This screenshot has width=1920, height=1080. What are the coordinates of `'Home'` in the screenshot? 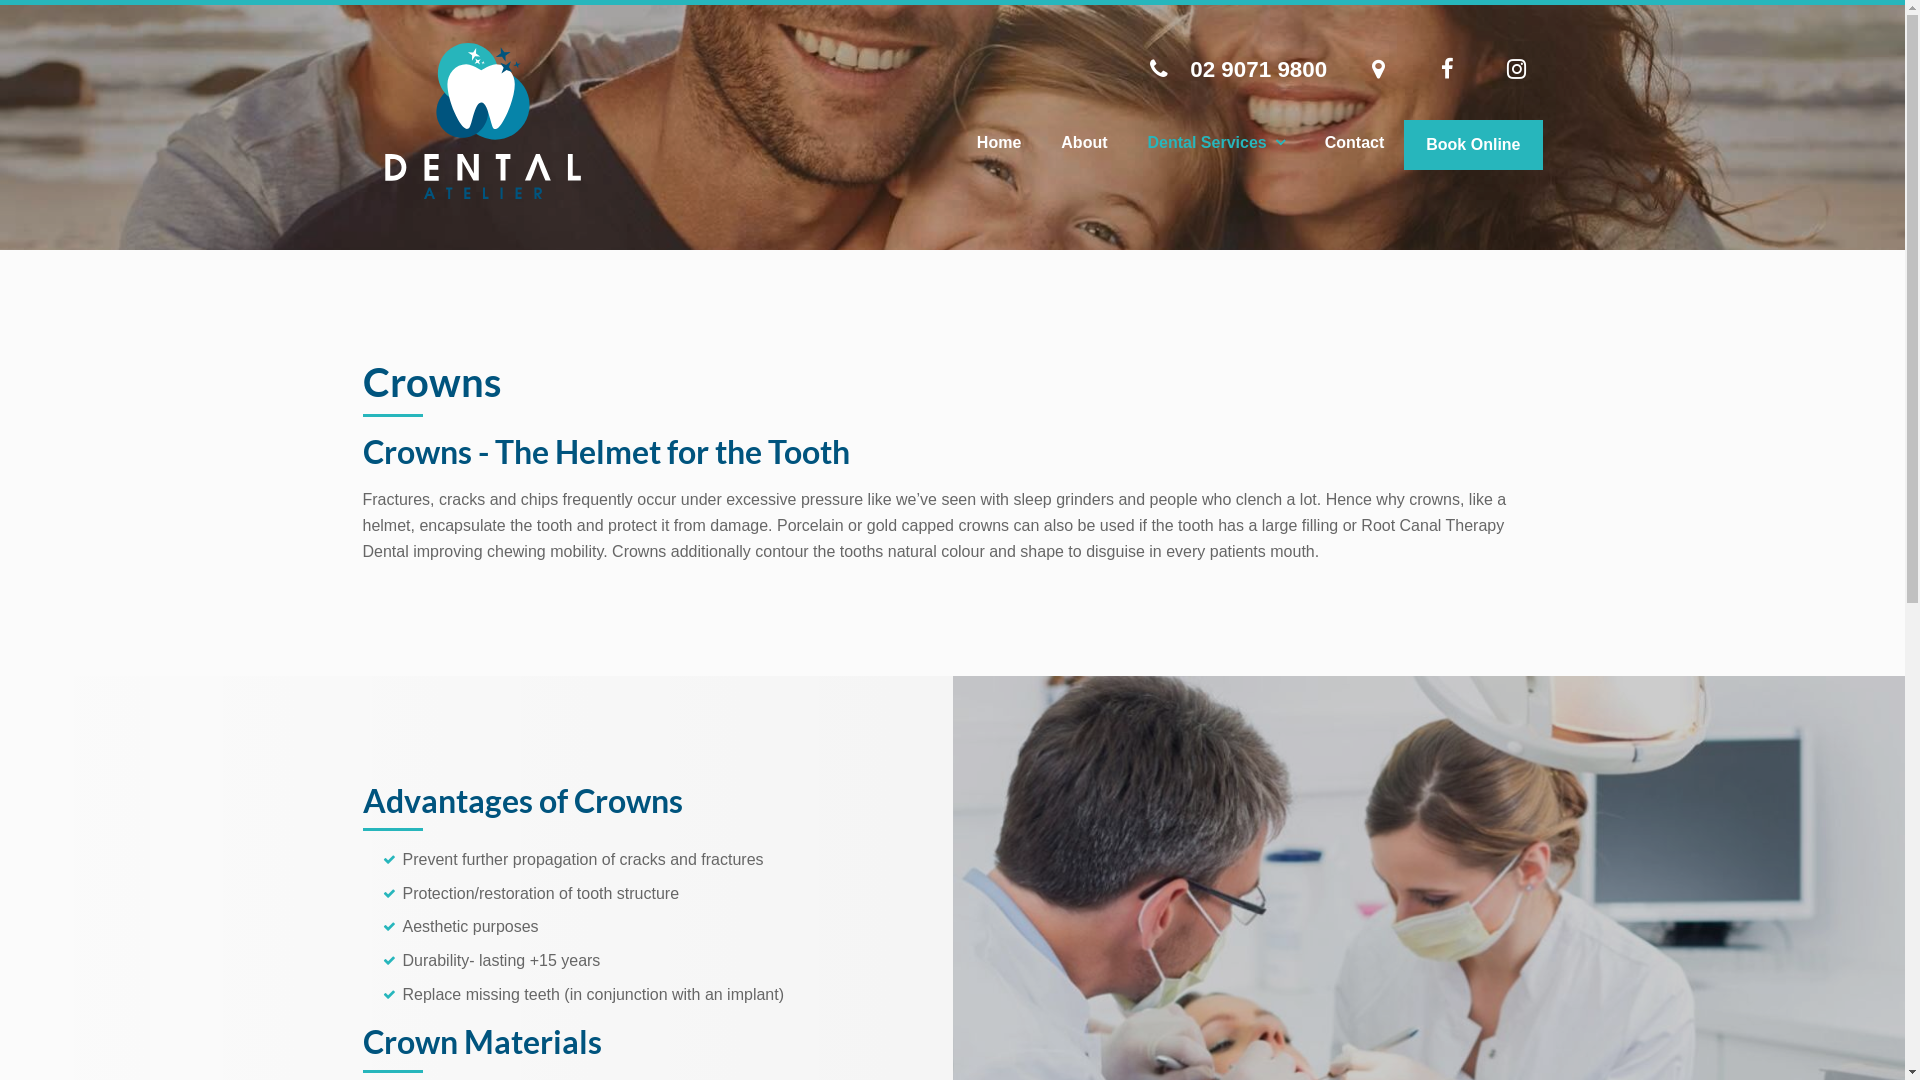 It's located at (955, 141).